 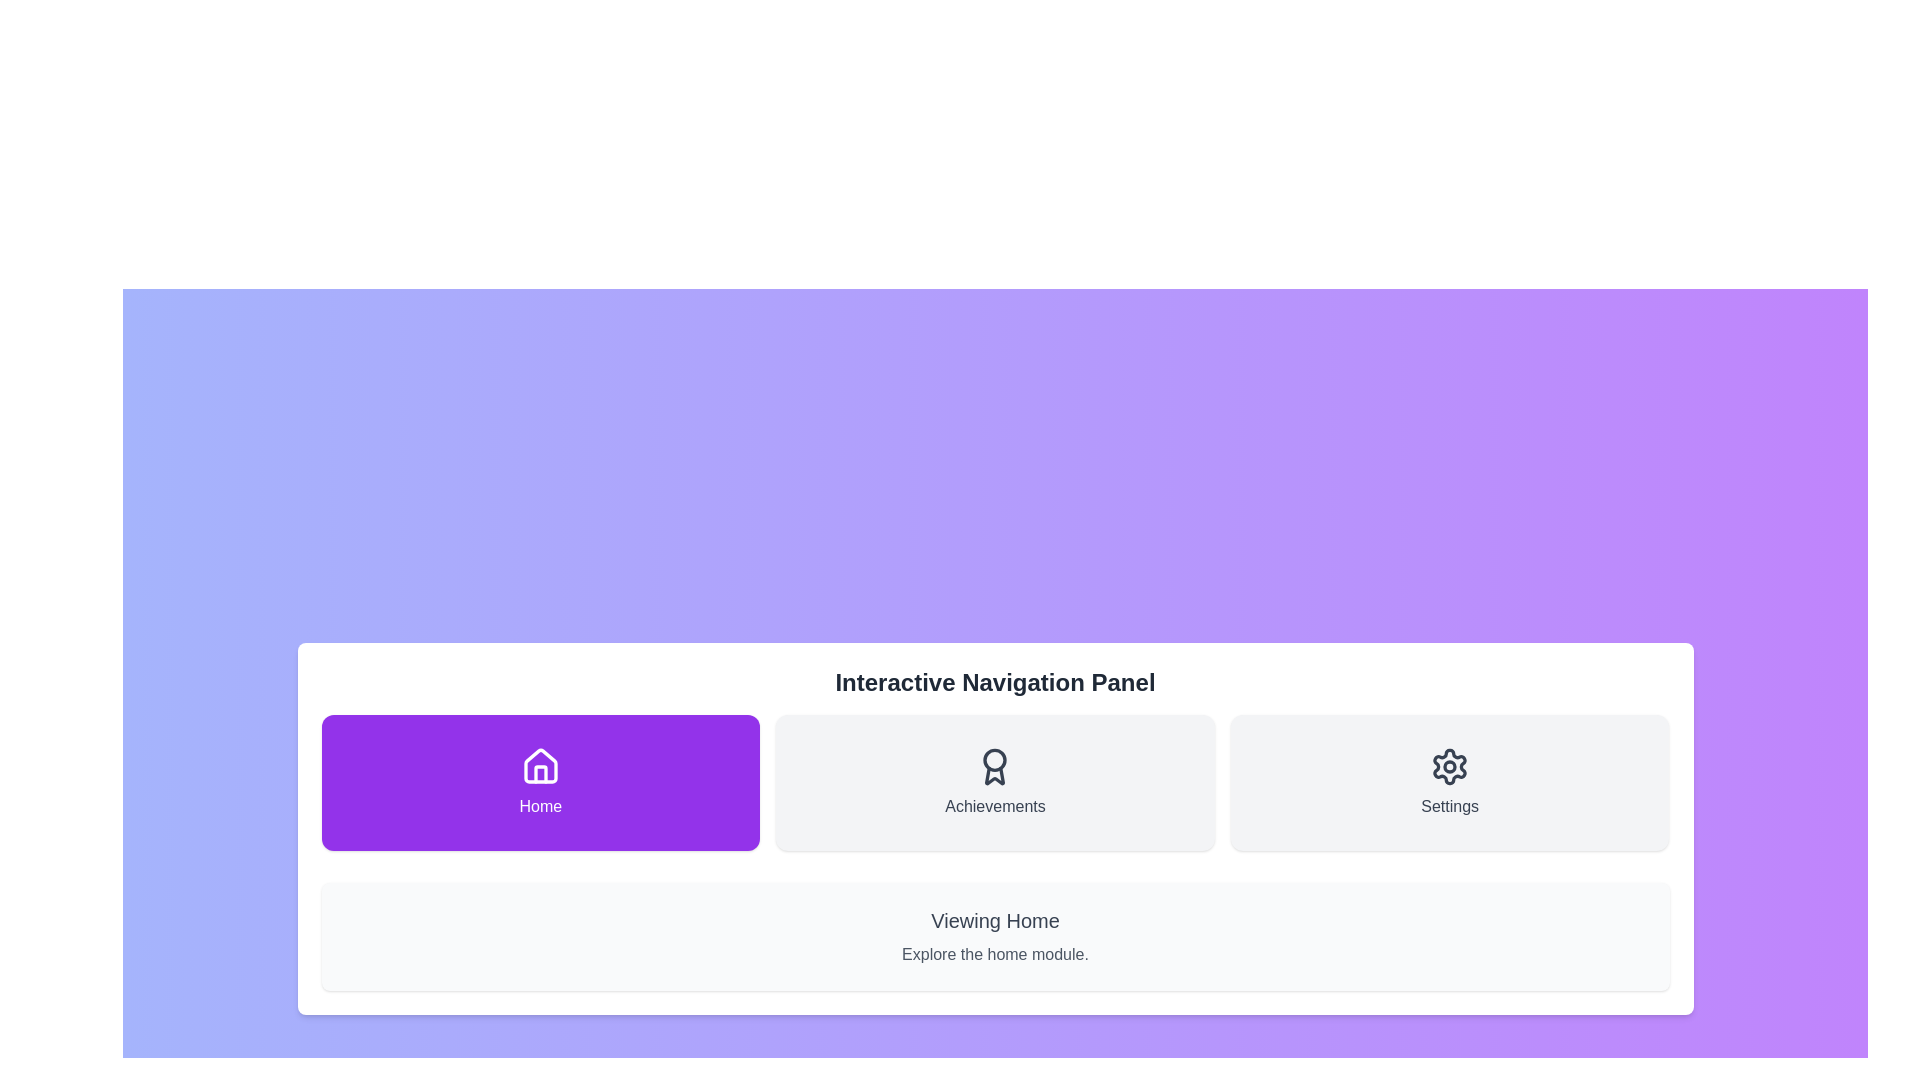 What do you see at coordinates (540, 765) in the screenshot?
I see `the white house-shaped icon located in the center of the 'Home' tab in the navigation panel, which features a roof and entry arch against a purple background` at bounding box center [540, 765].